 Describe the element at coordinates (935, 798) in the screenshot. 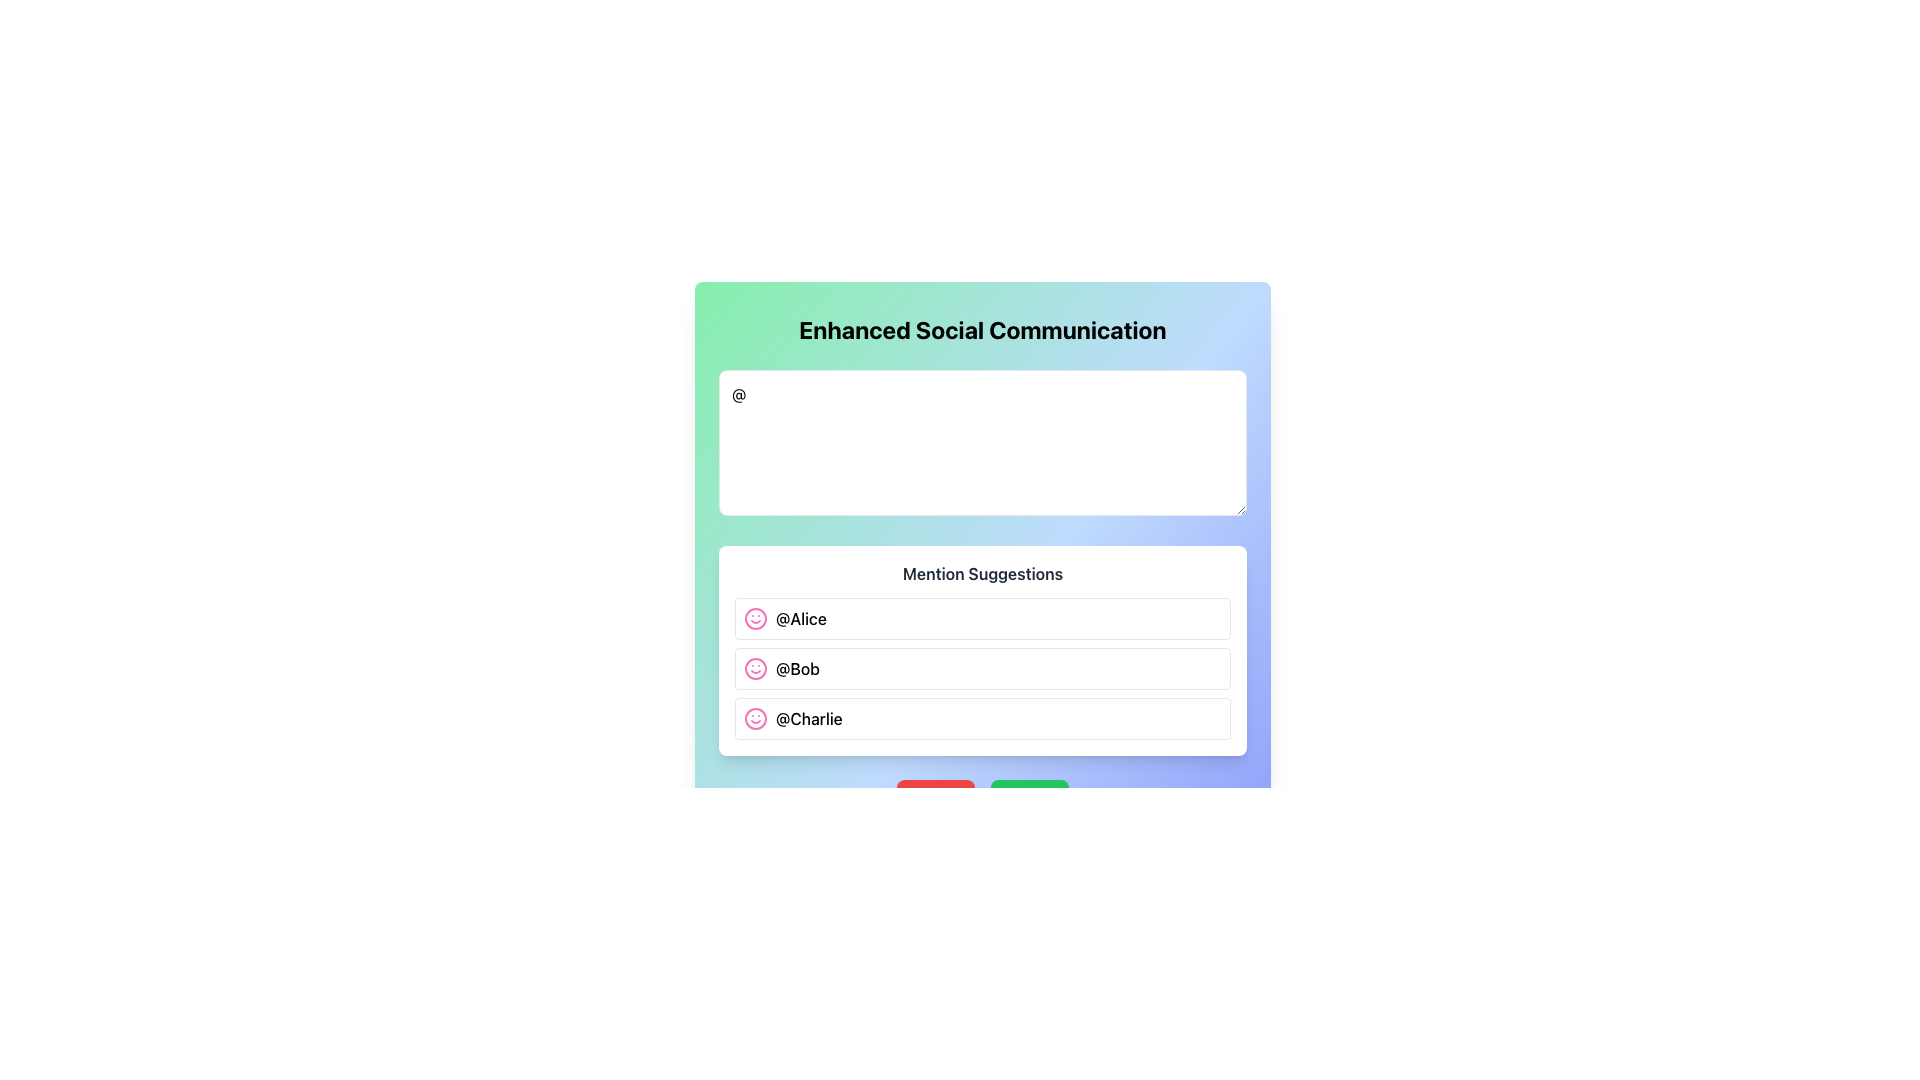

I see `the red rectangular button labeled 'Clear' with rounded corners` at that location.